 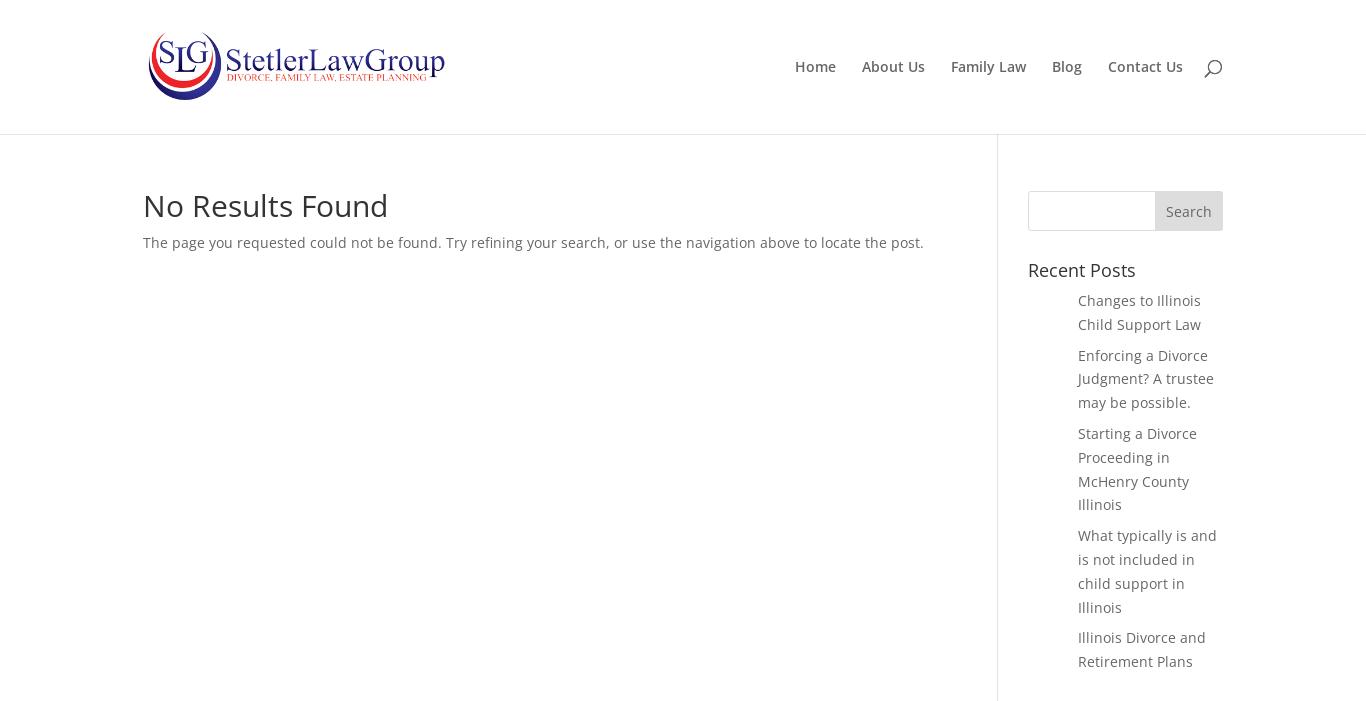 I want to click on 'About Us', so click(x=892, y=65).